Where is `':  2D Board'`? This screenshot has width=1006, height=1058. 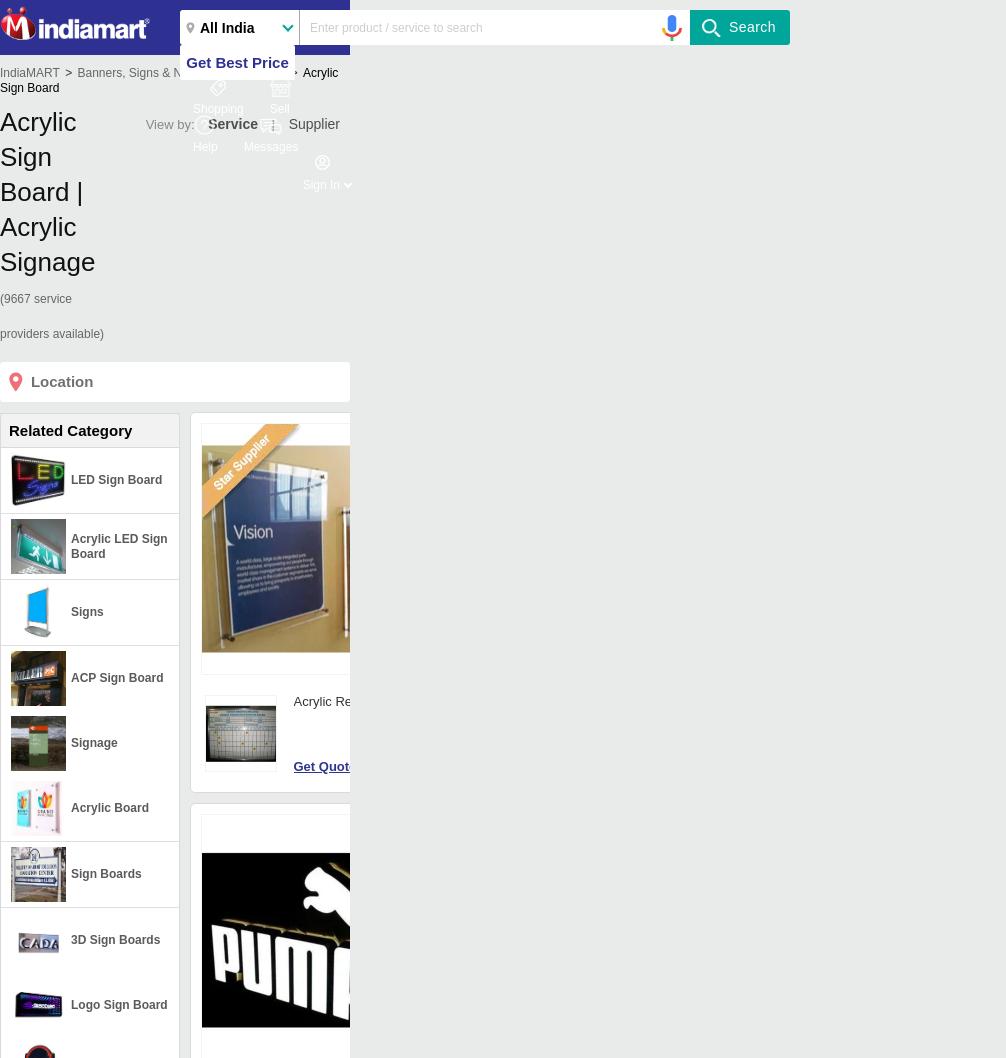
':  2D Board' is located at coordinates (572, 501).